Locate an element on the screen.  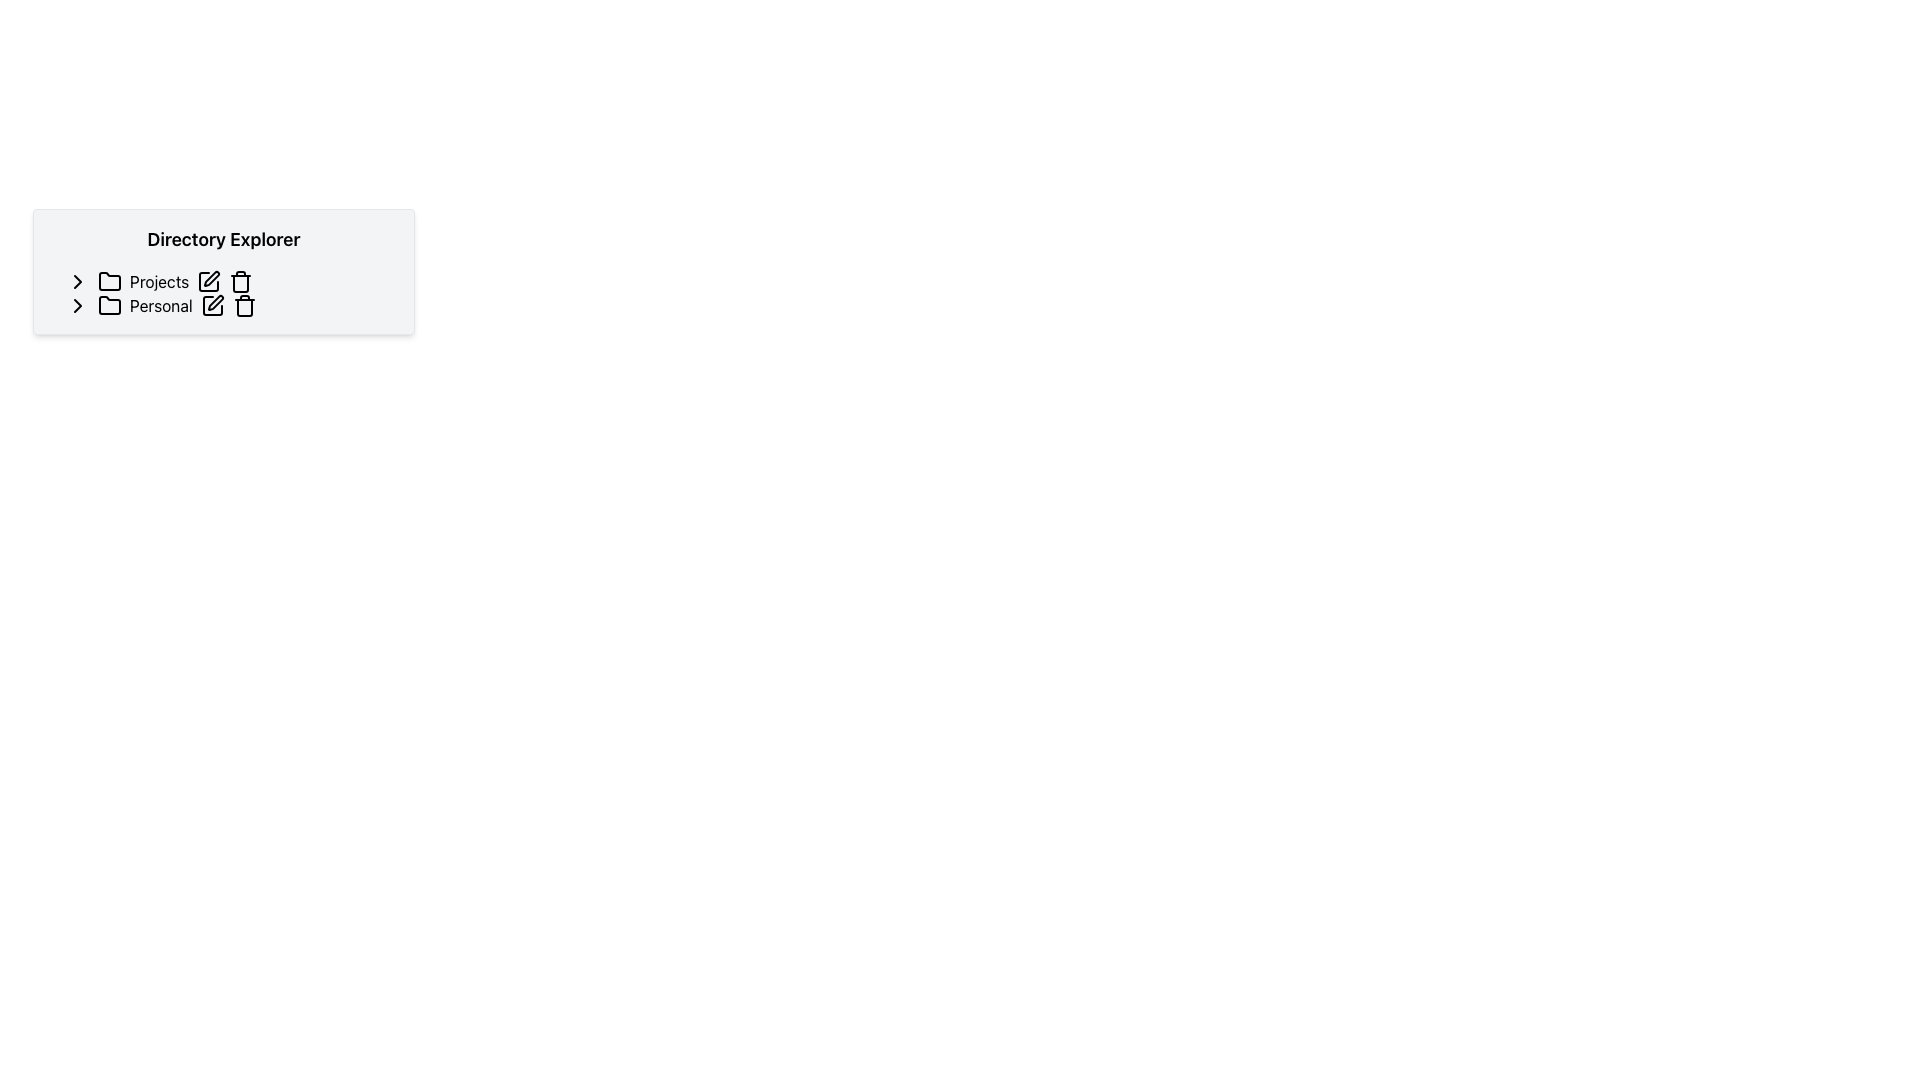
the 'Projects' directory row in the Directory Explorer section is located at coordinates (231, 281).